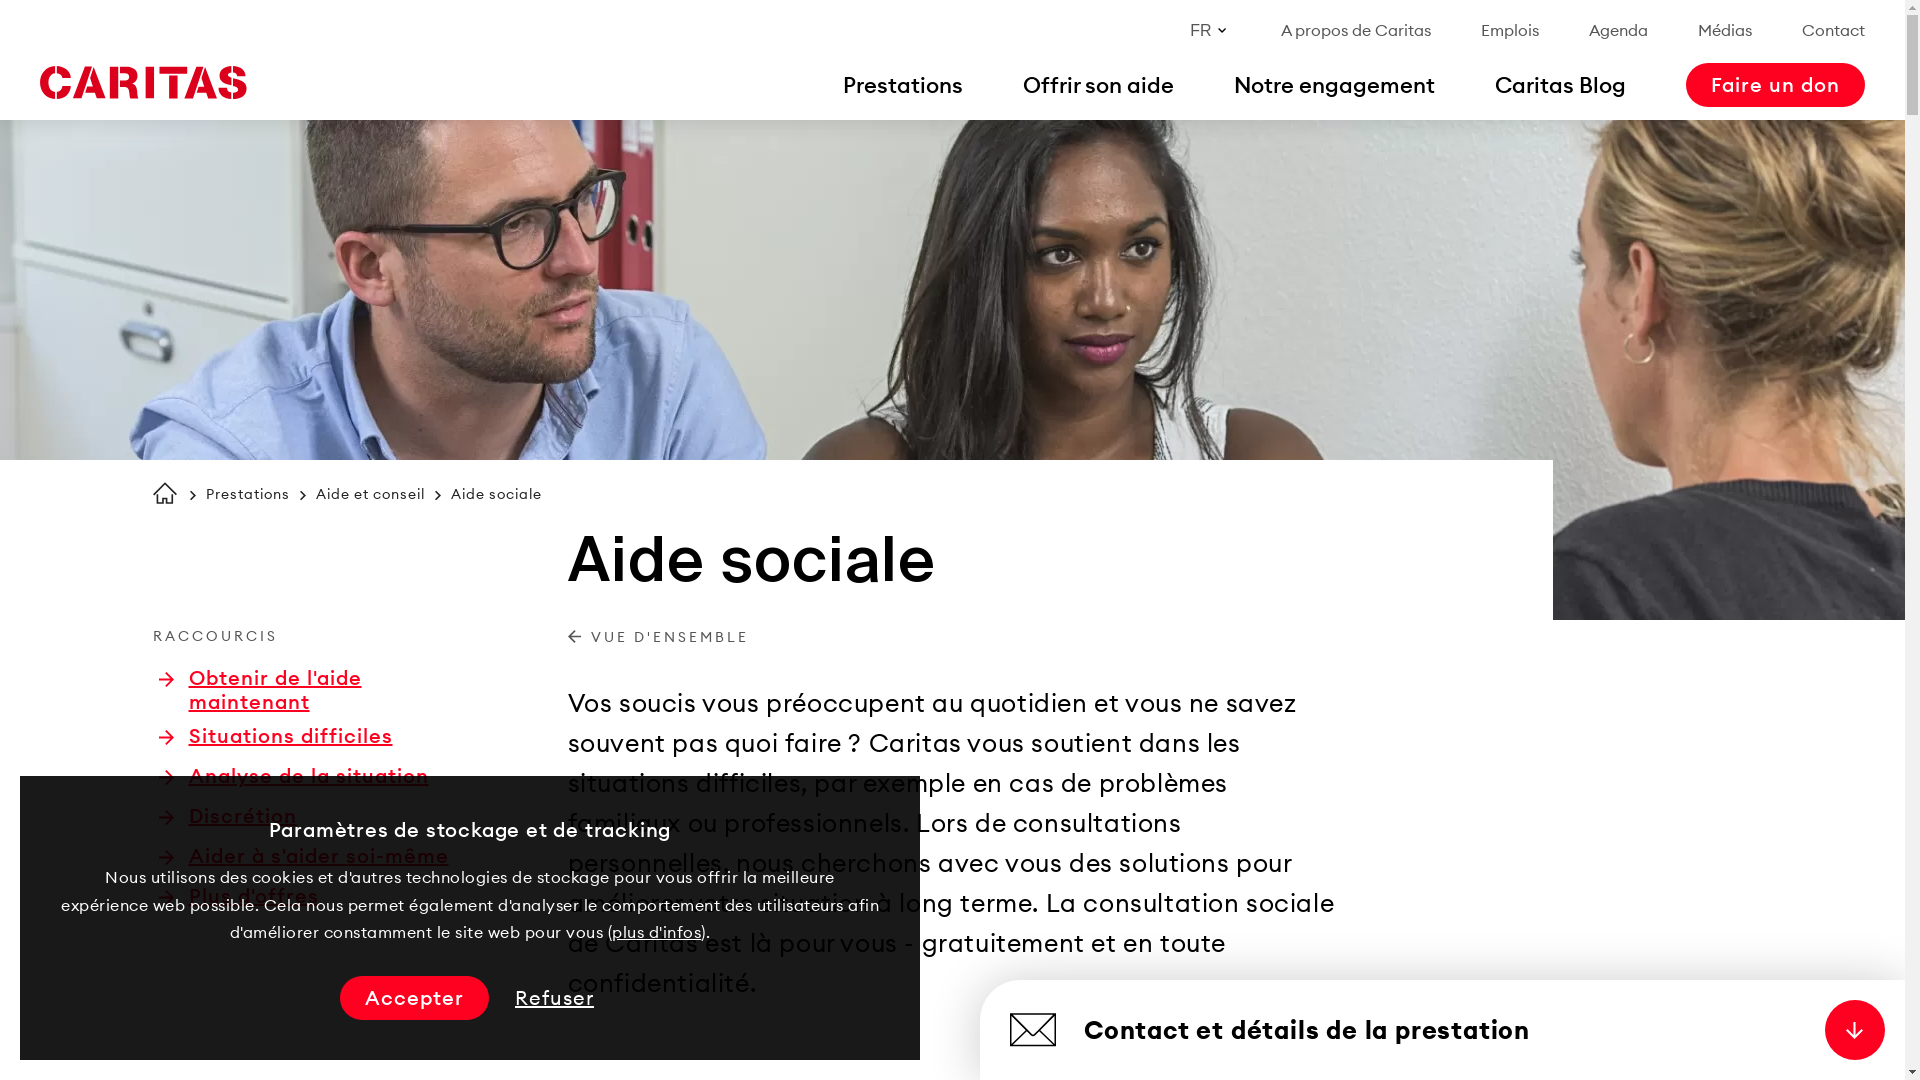  Describe the element at coordinates (311, 689) in the screenshot. I see `'Obtenir de l'aide maintenant'` at that location.